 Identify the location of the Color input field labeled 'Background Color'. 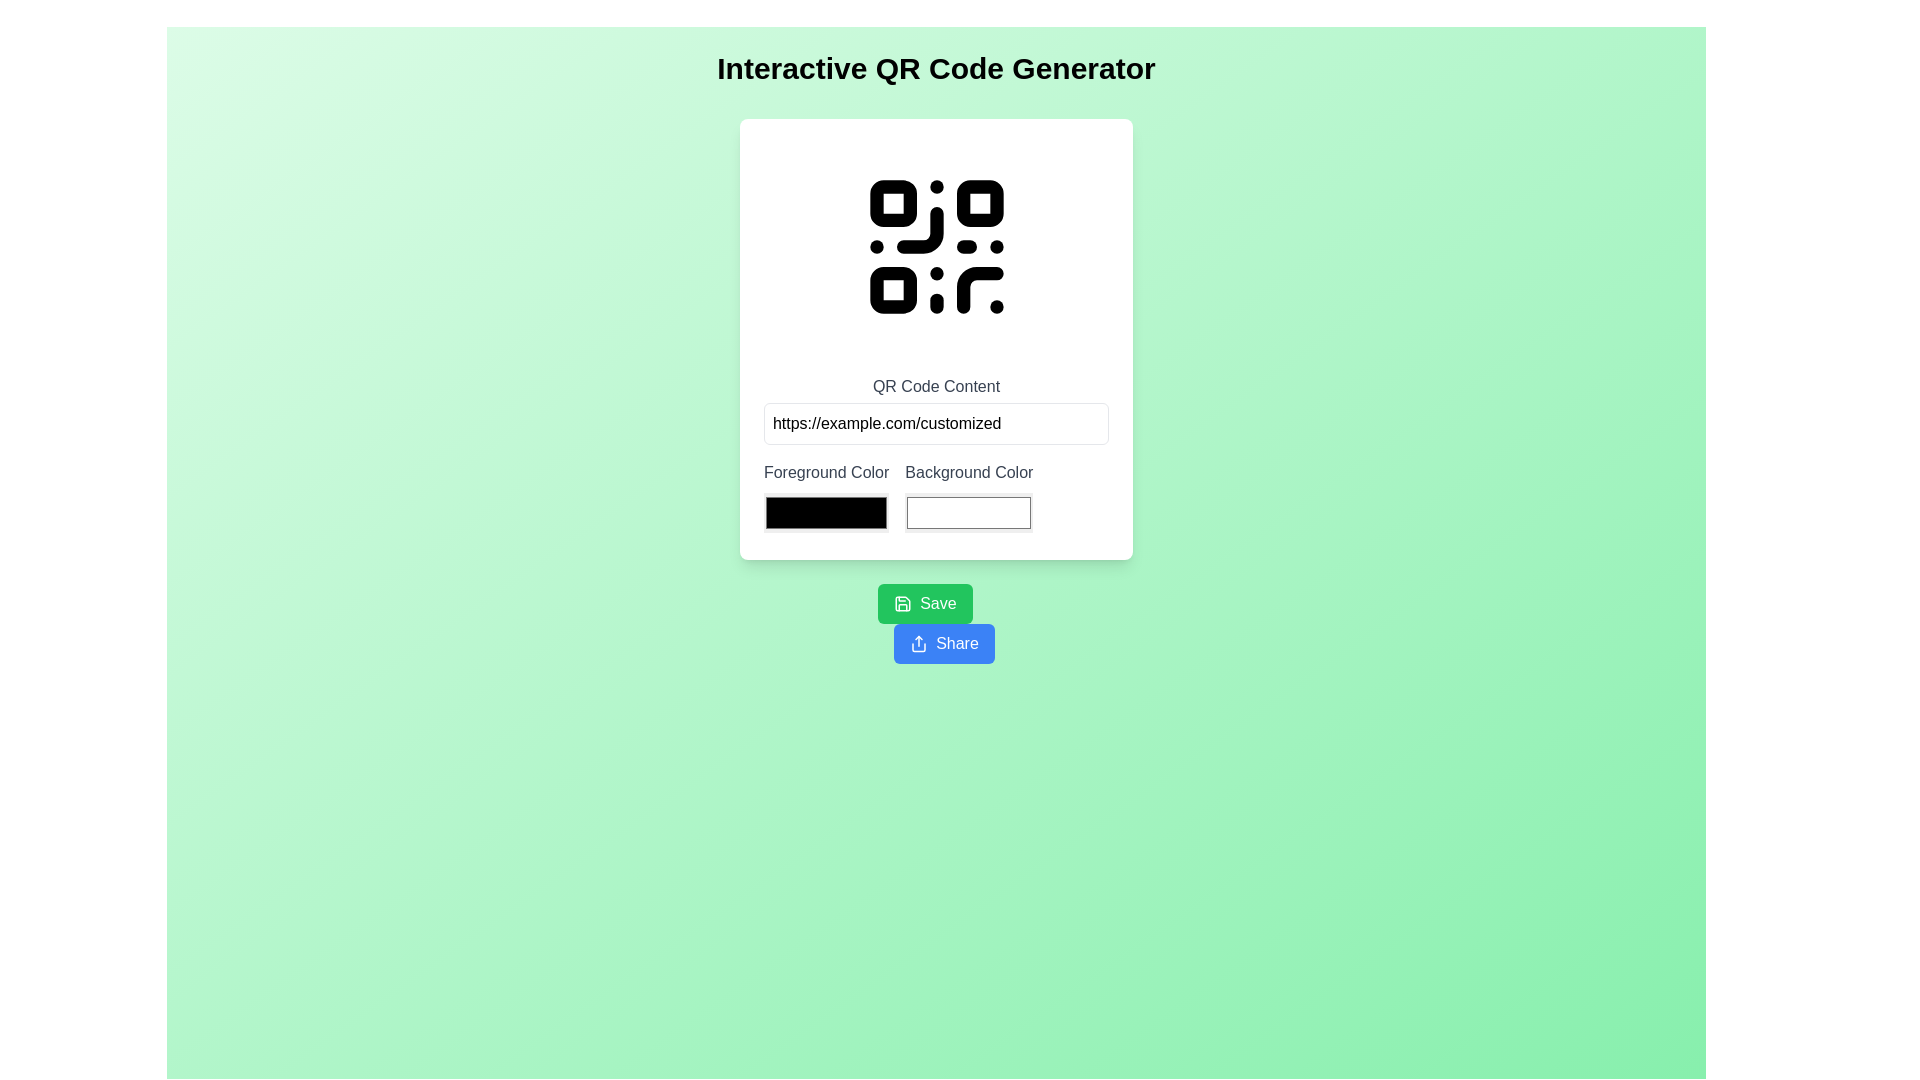
(969, 497).